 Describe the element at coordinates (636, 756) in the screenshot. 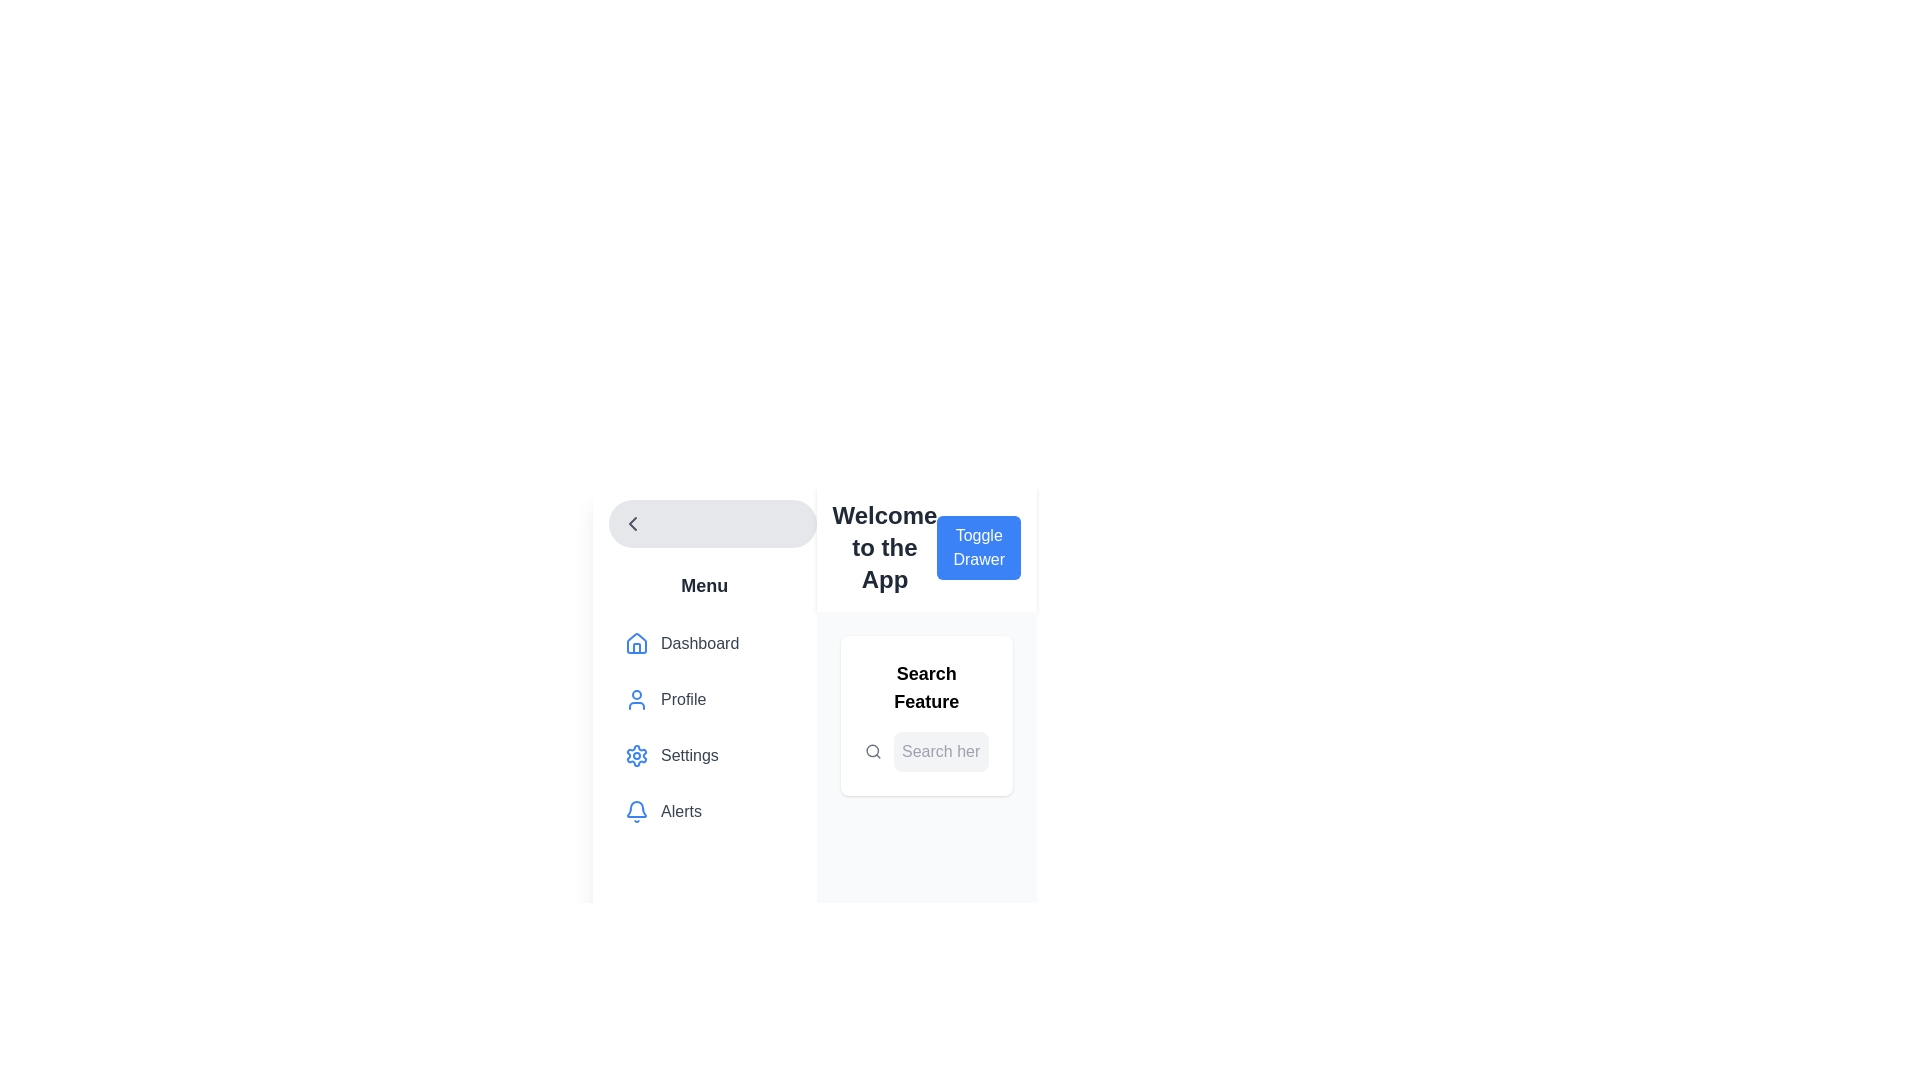

I see `the blue gear/cogwheel icon associated with the 'Settings' menu item, which is the first icon in the 'Settings' group located in the vertical menu on the left side of the interface` at that location.